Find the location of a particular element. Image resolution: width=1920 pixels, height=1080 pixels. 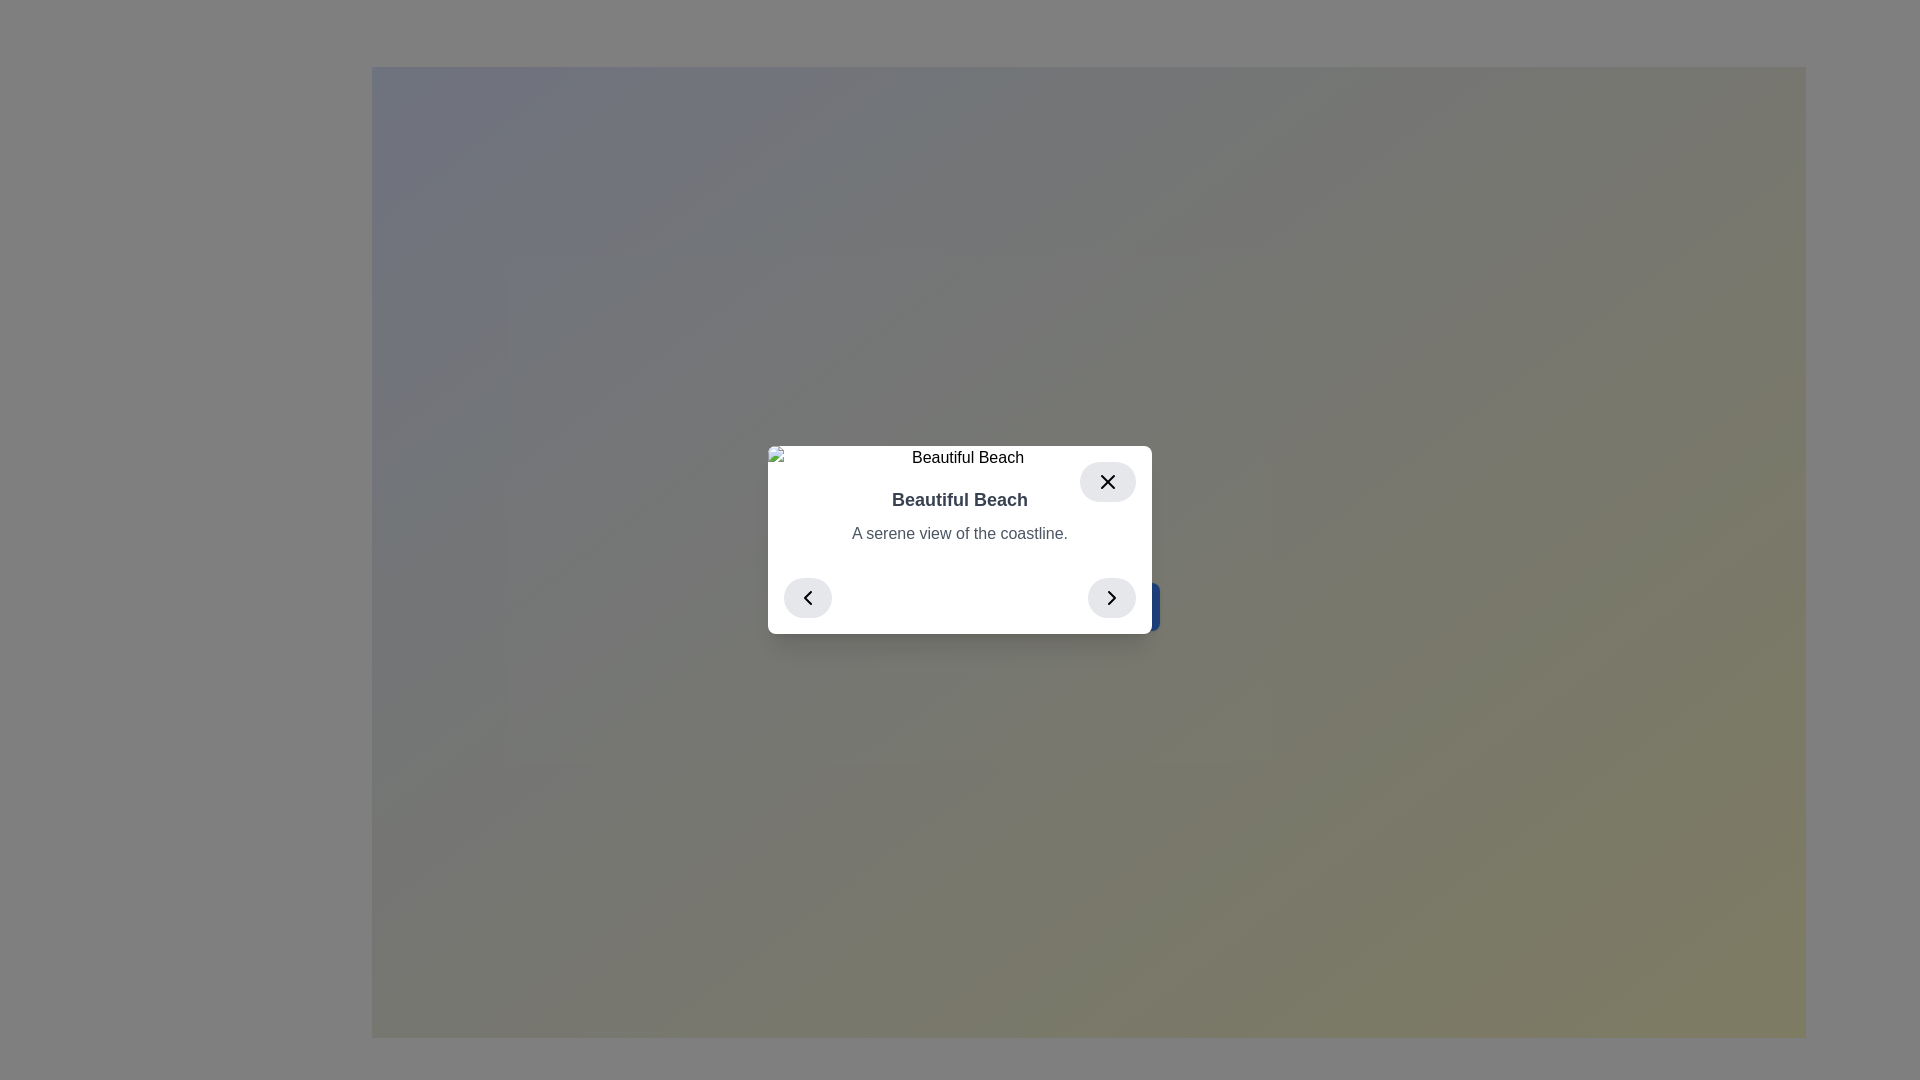

the leftward pointing chevron icon within the navigational button located at the bottom left corner of the pop-up card UI is located at coordinates (807, 596).